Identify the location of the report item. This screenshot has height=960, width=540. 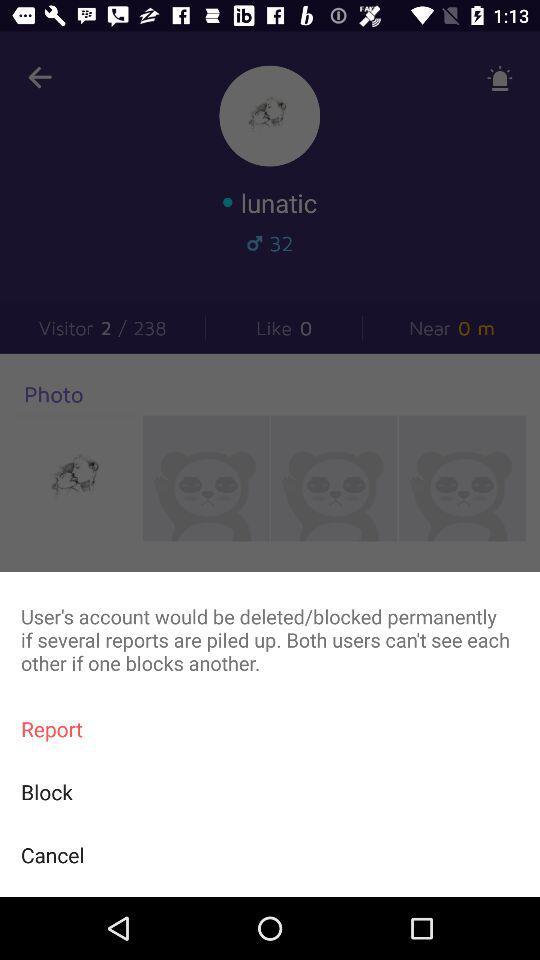
(270, 728).